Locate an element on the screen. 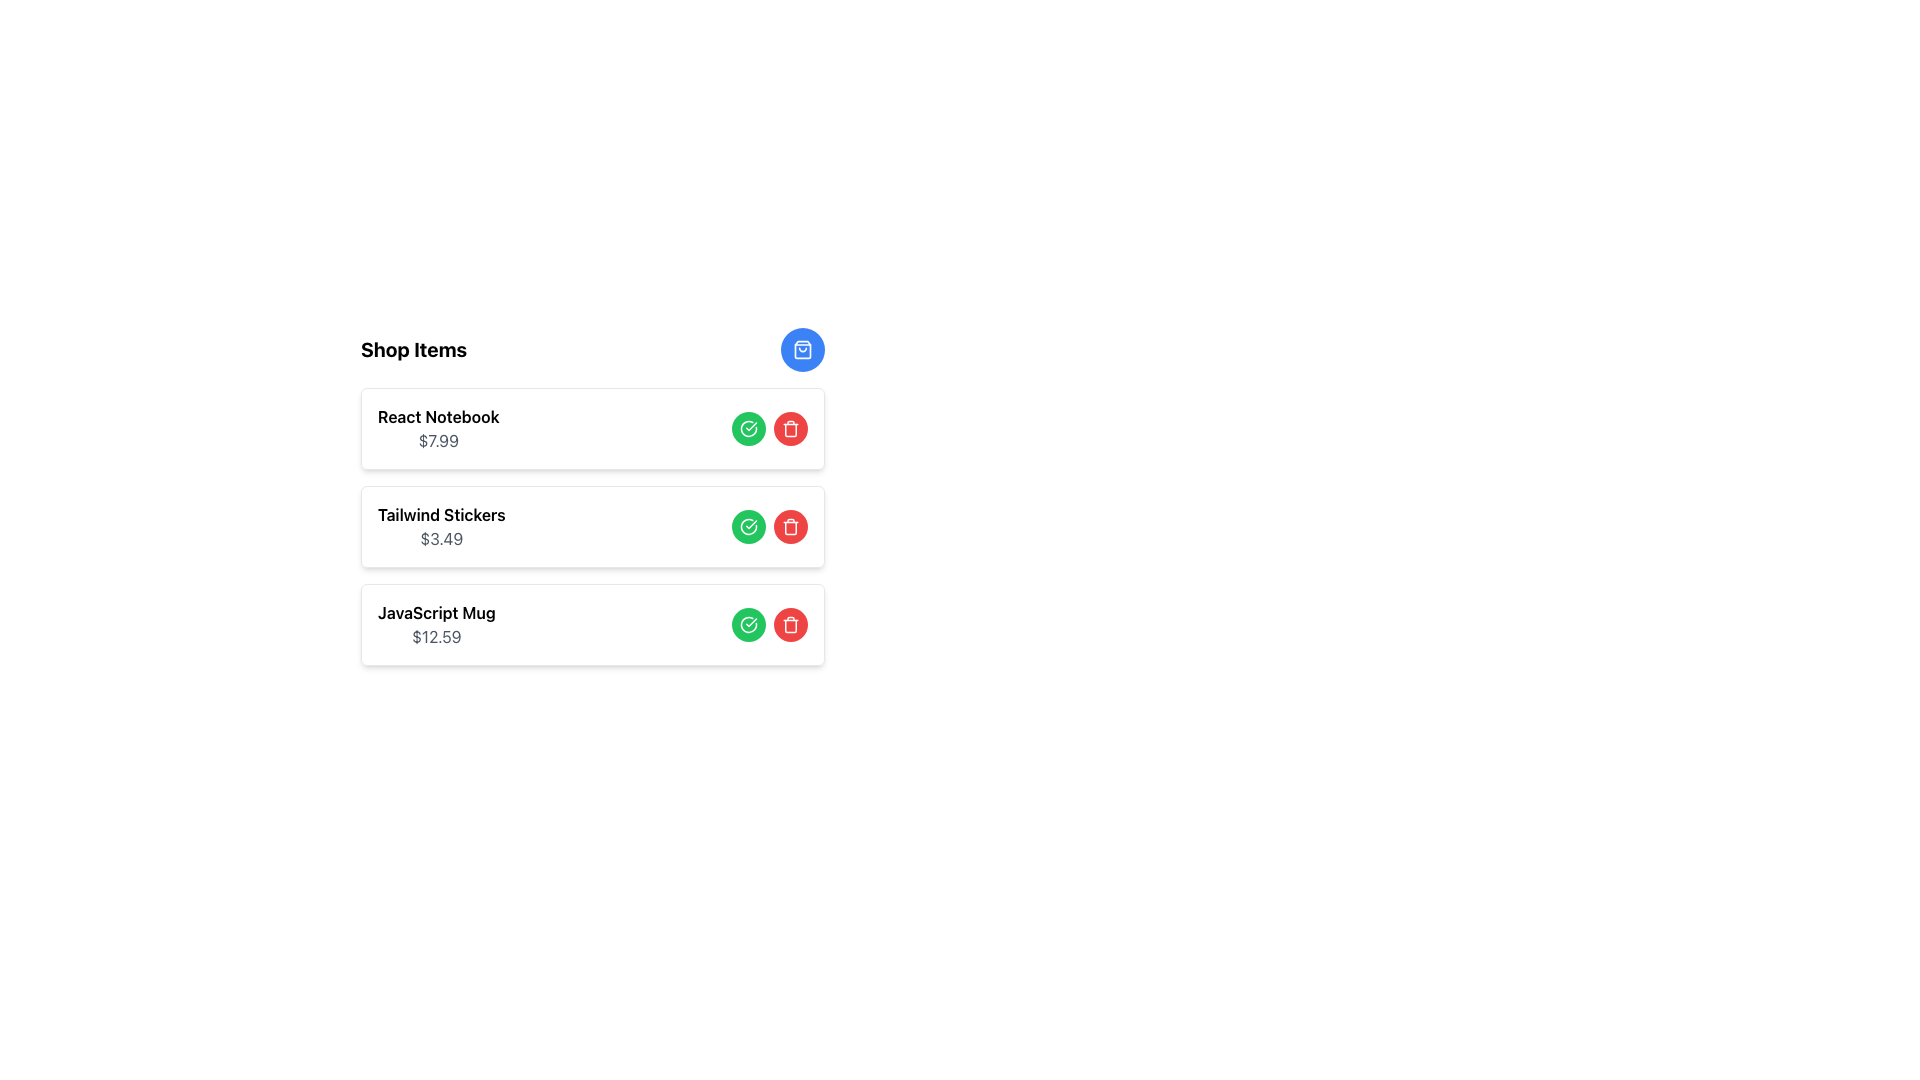  price displayed in gray text '$12.59' located below the 'JavaScript Mug' title in the third item of the 'Shop Items' list is located at coordinates (435, 636).